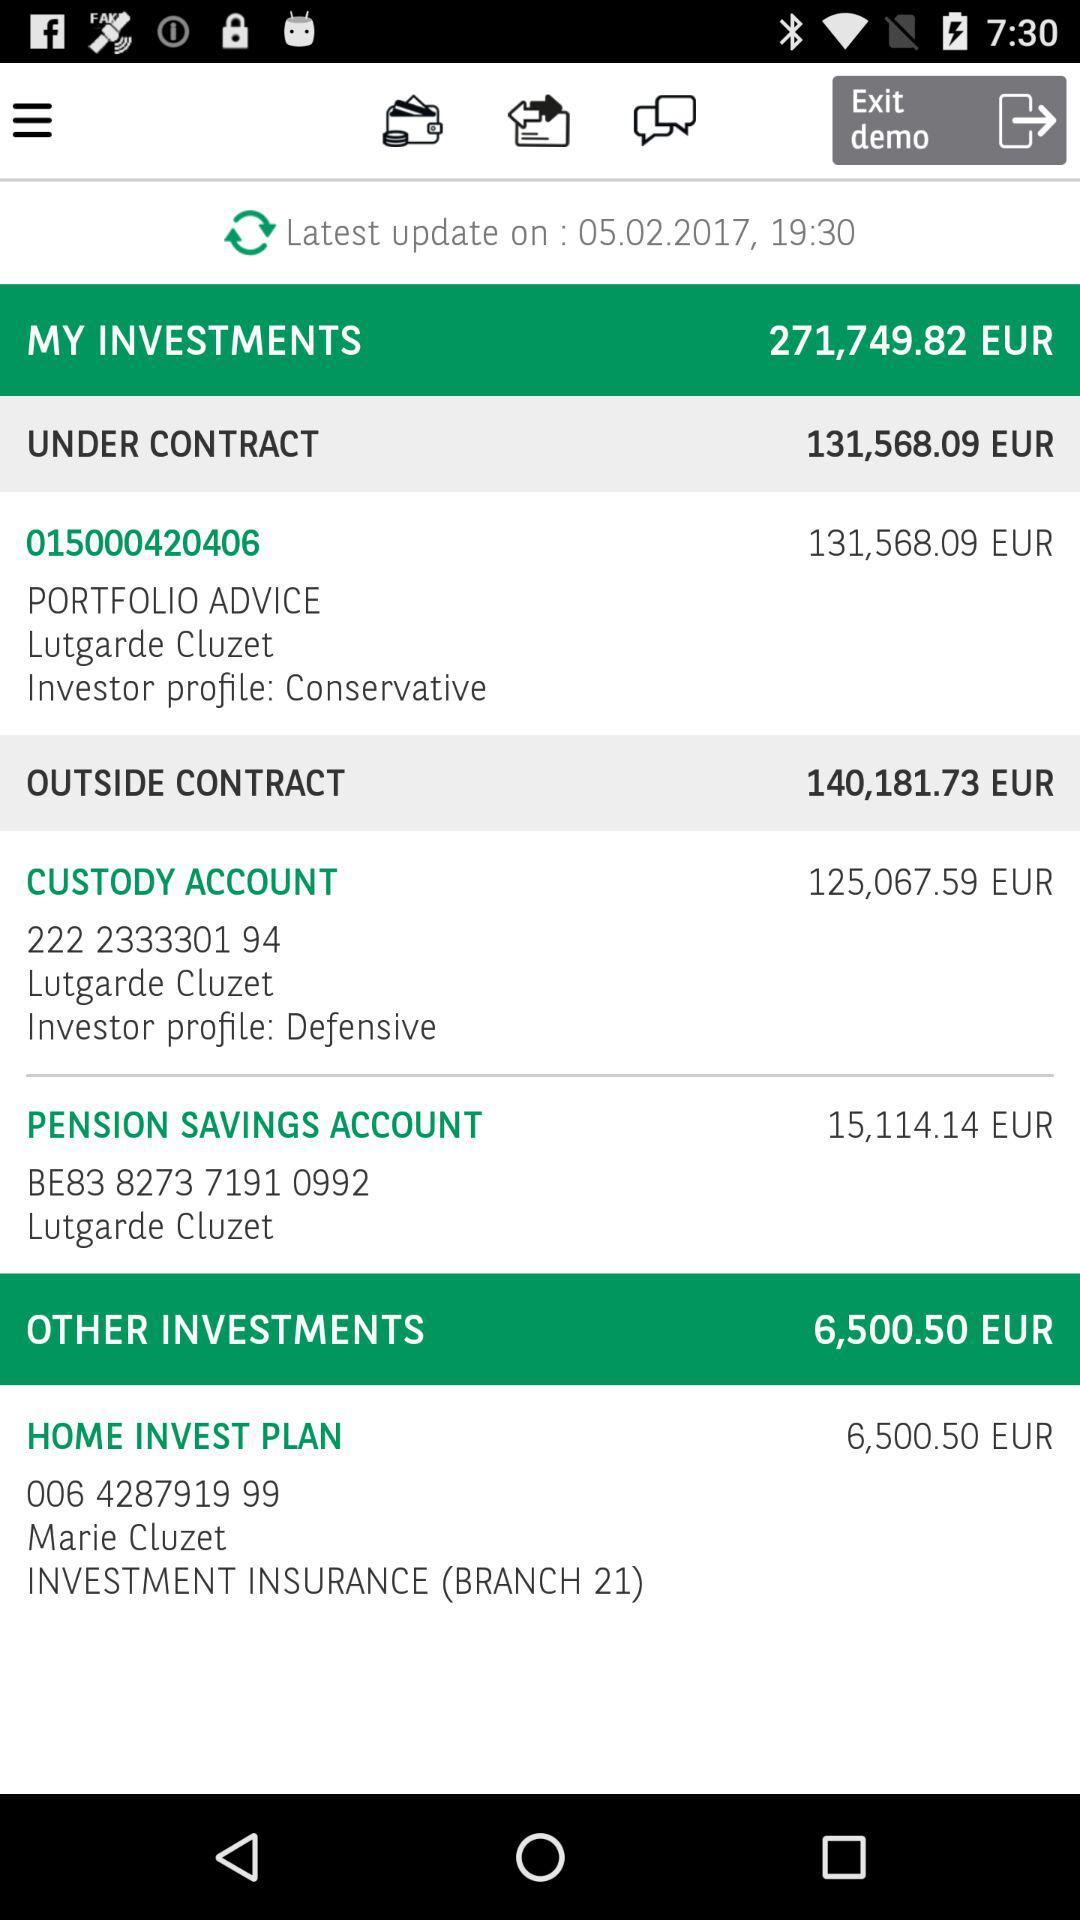 This screenshot has width=1080, height=1920. What do you see at coordinates (403, 881) in the screenshot?
I see `checkbox to the left of 125 067 59 icon` at bounding box center [403, 881].